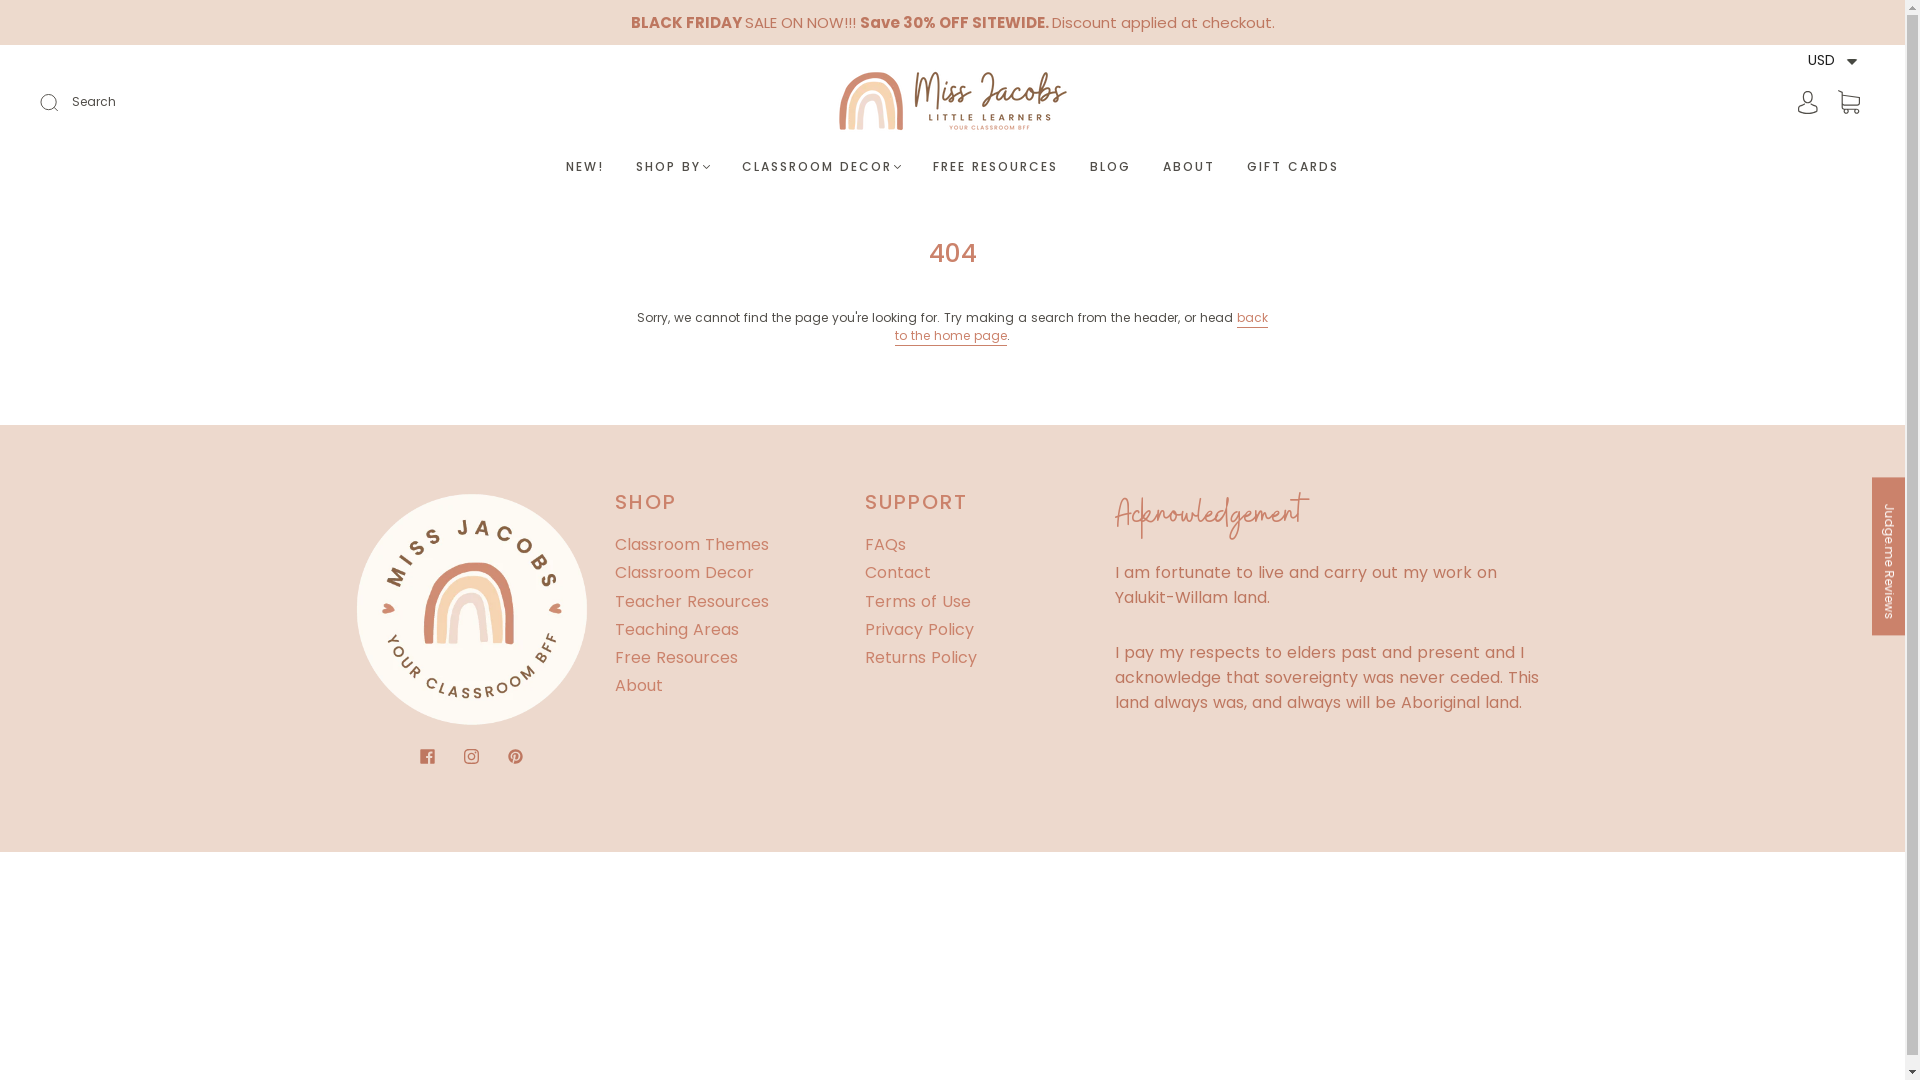  What do you see at coordinates (675, 657) in the screenshot?
I see `'Free Resources'` at bounding box center [675, 657].